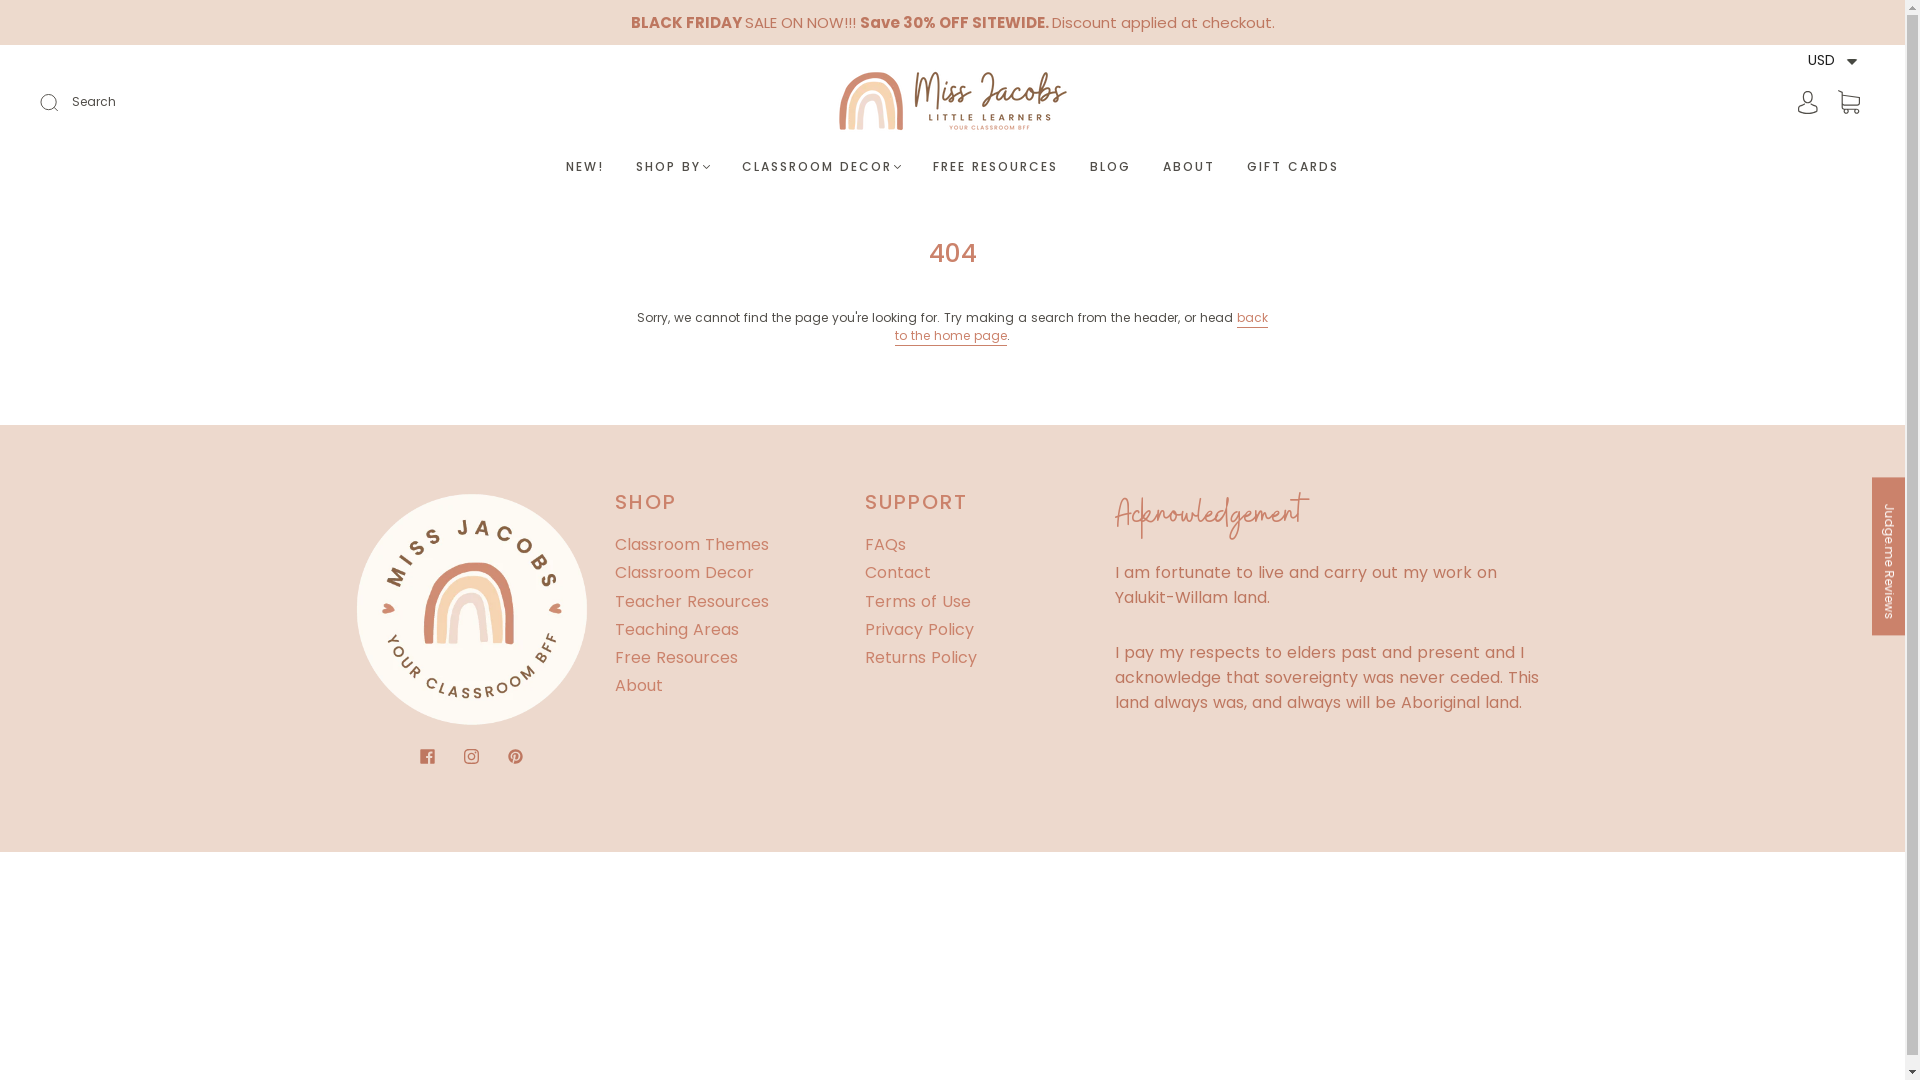  What do you see at coordinates (675, 657) in the screenshot?
I see `'Free Resources'` at bounding box center [675, 657].